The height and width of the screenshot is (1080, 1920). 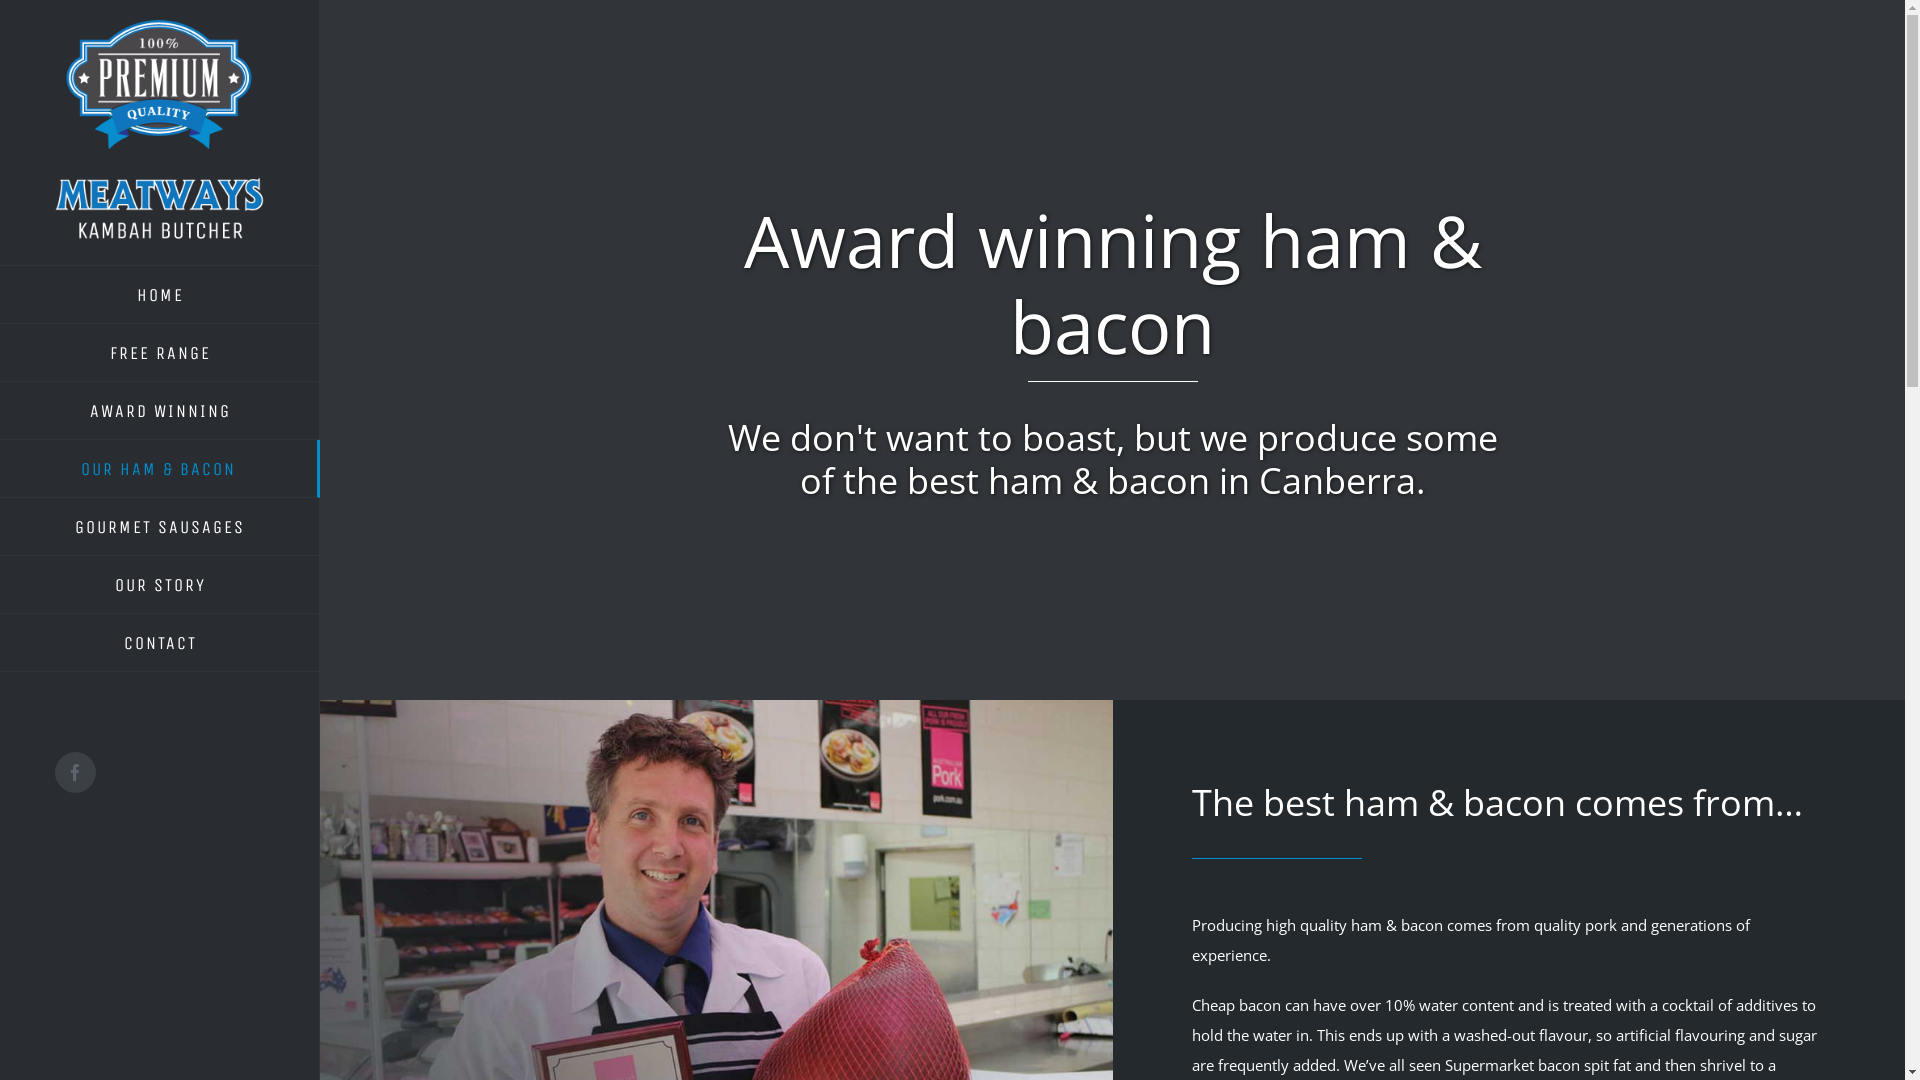 What do you see at coordinates (75, 771) in the screenshot?
I see `'Facebook'` at bounding box center [75, 771].